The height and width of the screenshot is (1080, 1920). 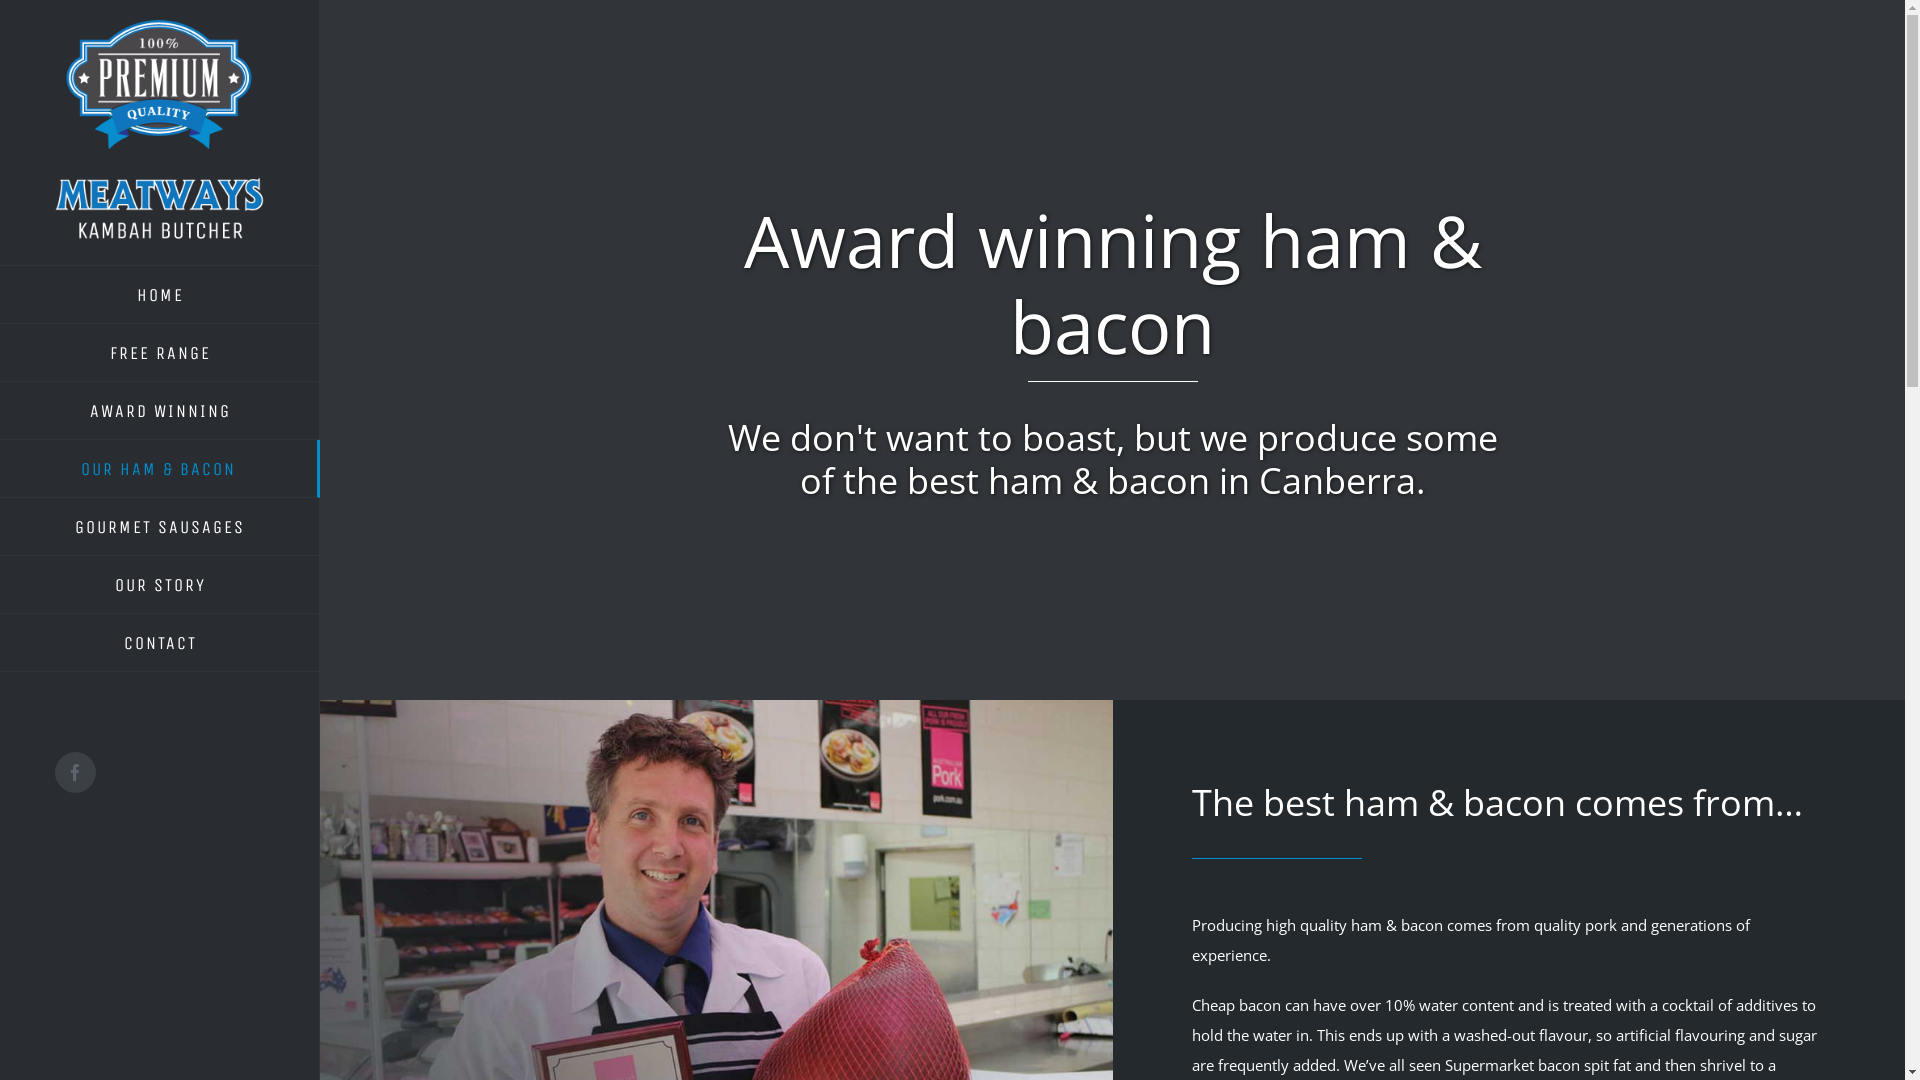 What do you see at coordinates (75, 771) in the screenshot?
I see `'Facebook'` at bounding box center [75, 771].